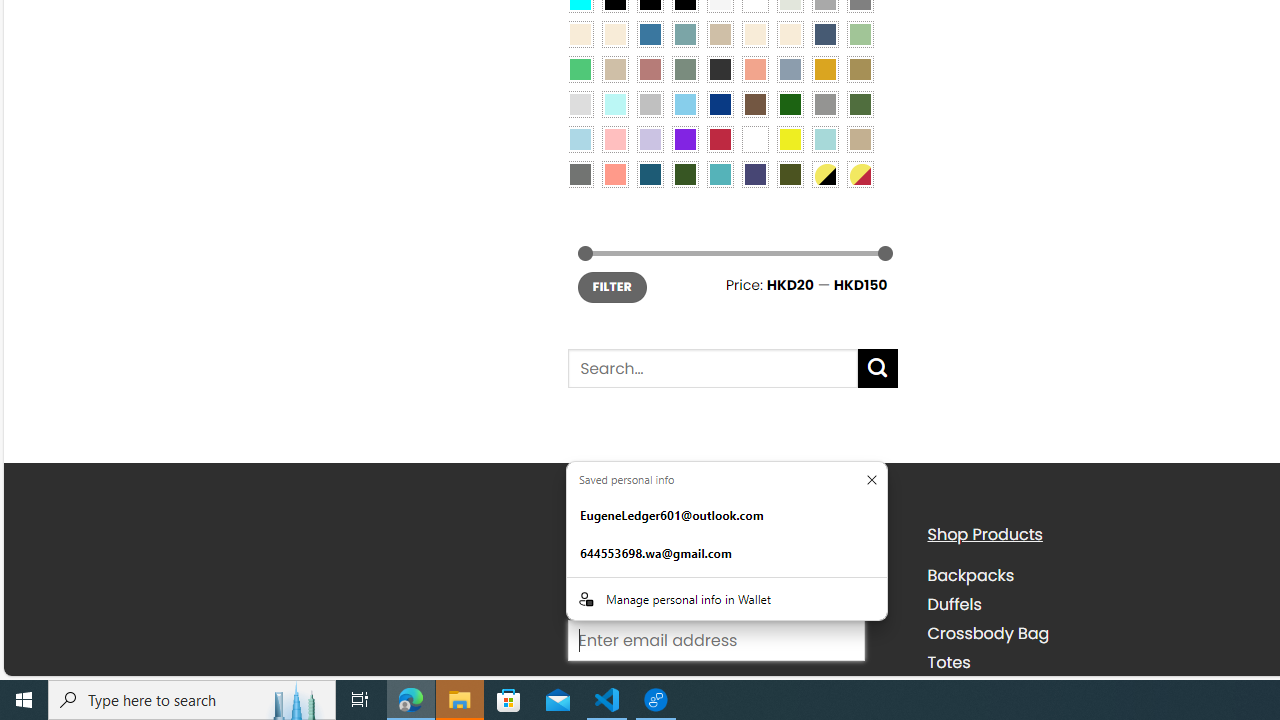 Image resolution: width=1280 pixels, height=720 pixels. Describe the element at coordinates (860, 33) in the screenshot. I see `'Light Green'` at that location.